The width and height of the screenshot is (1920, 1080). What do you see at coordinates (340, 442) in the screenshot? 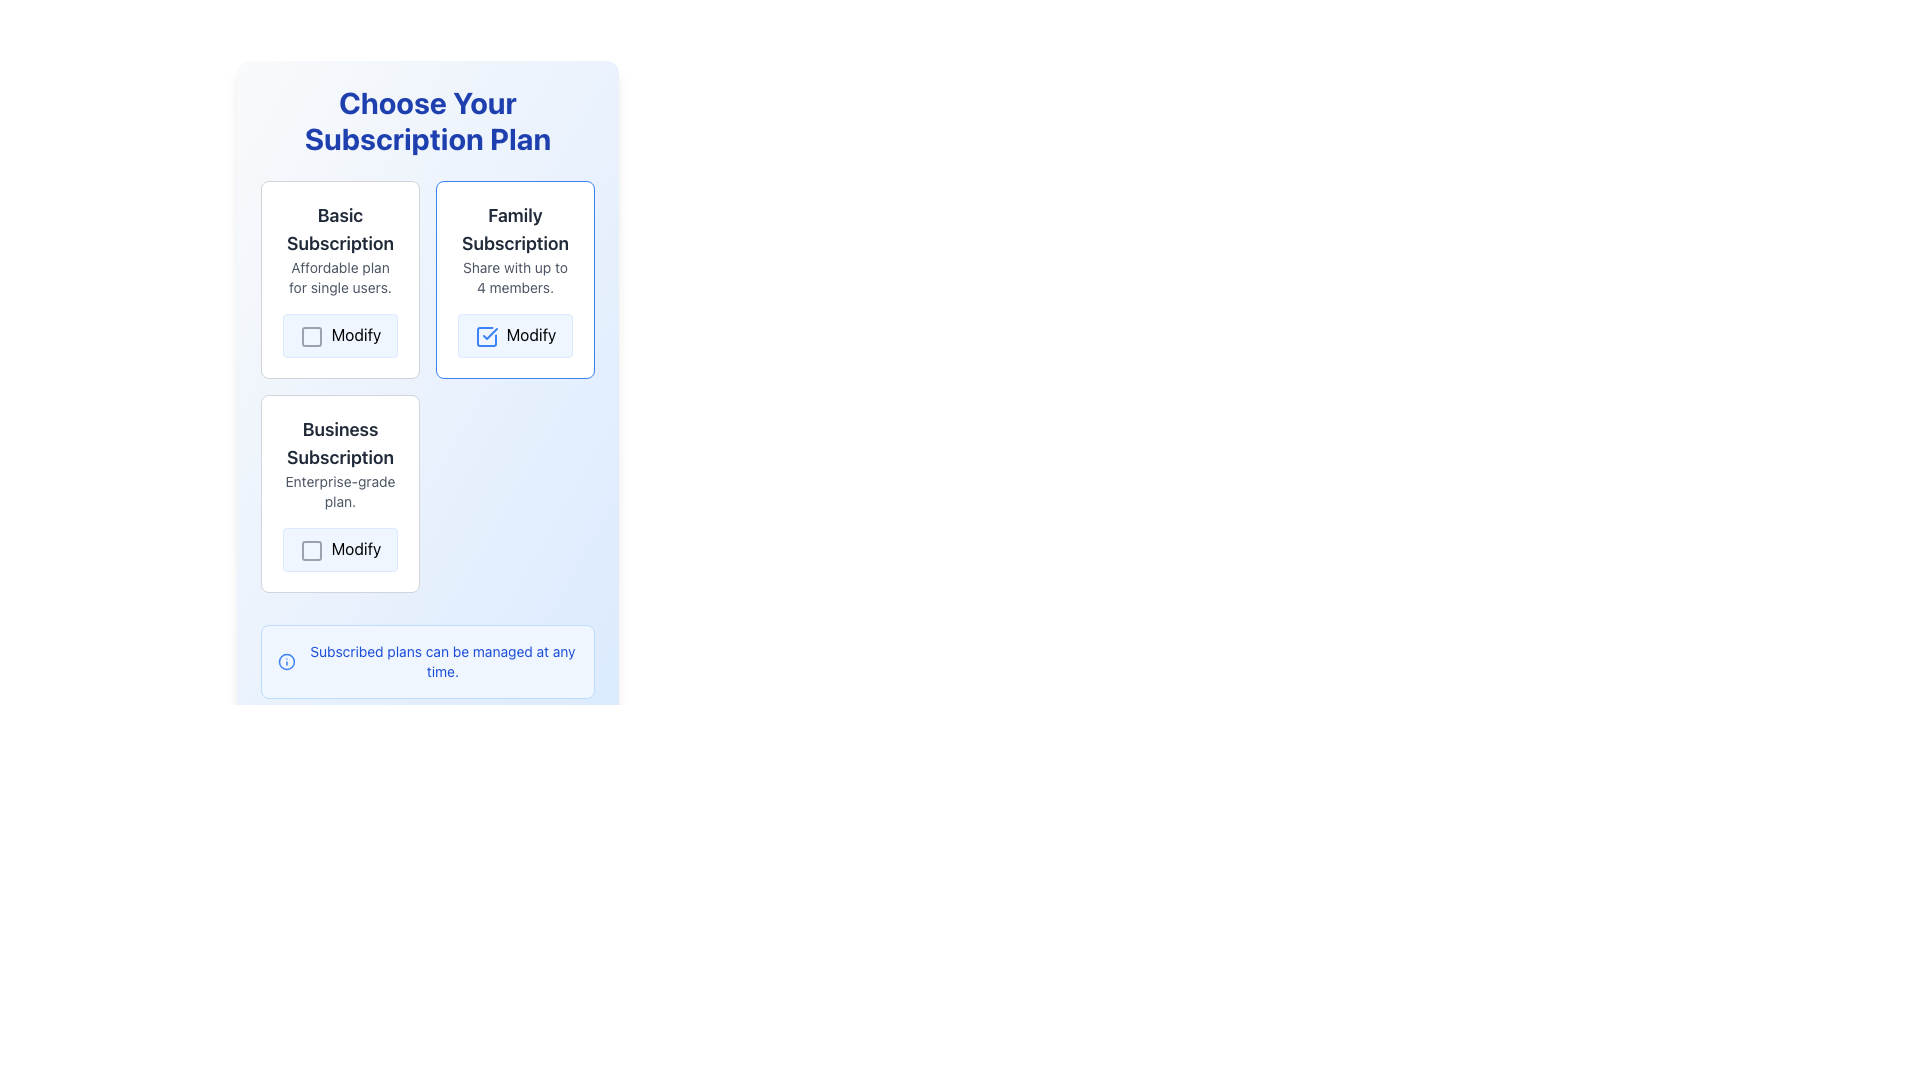
I see `the text label that reads 'Business Subscription', which is styled in a medium-size bold font and is positioned at the top of the third option card under 'Choose Your Subscription Plan'` at bounding box center [340, 442].